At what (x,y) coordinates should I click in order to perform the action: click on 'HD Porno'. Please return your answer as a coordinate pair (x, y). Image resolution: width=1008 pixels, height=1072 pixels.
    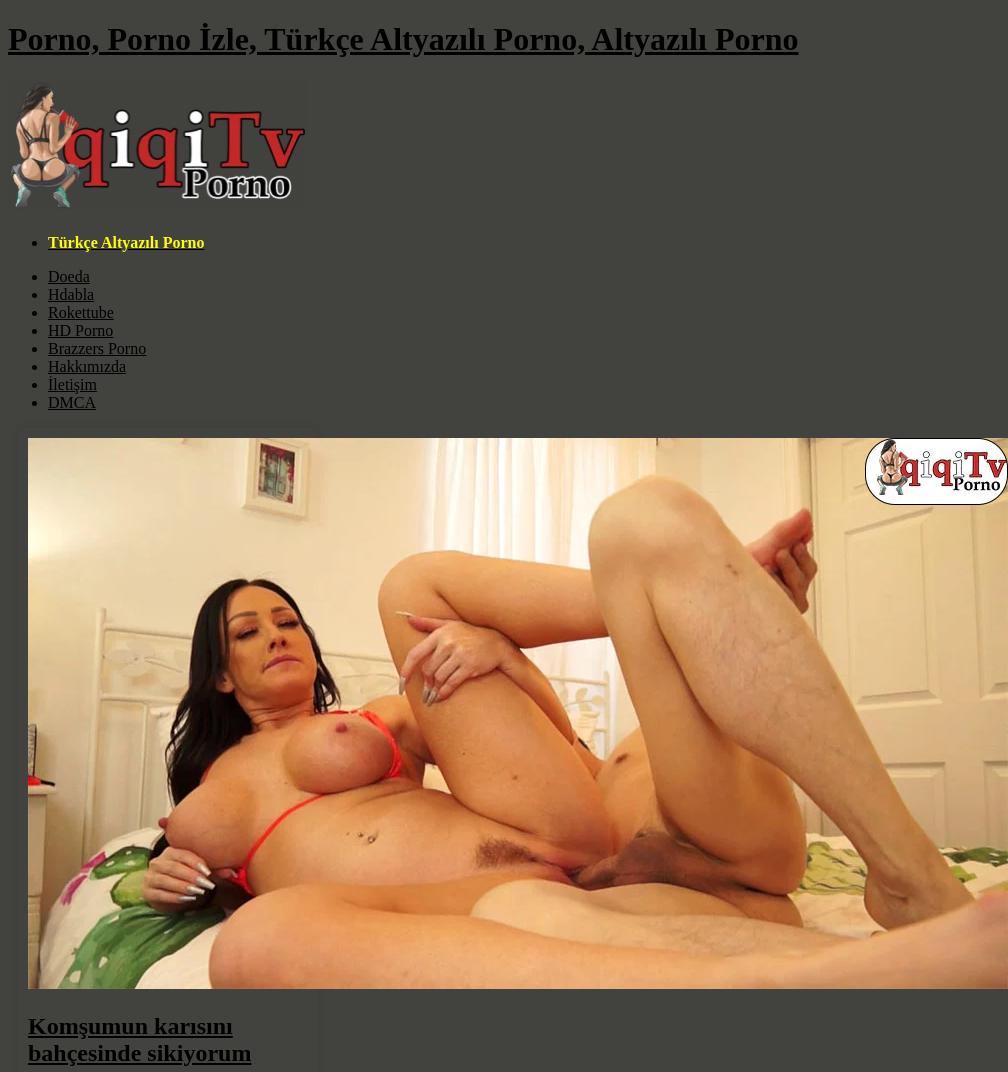
    Looking at the image, I should click on (80, 328).